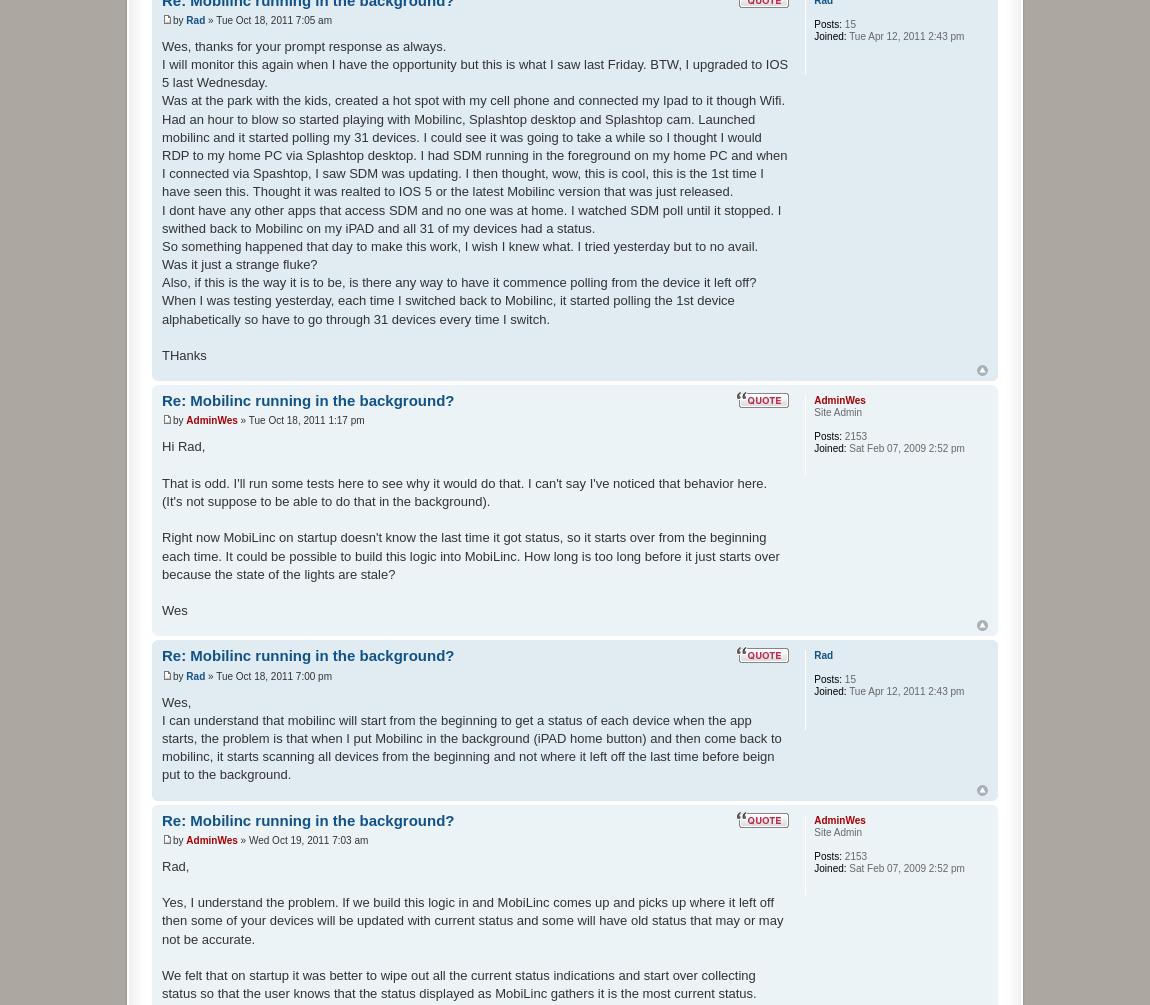 The height and width of the screenshot is (1005, 1150). I want to click on '» Wed Oct 19, 2011 7:03 am', so click(302, 838).